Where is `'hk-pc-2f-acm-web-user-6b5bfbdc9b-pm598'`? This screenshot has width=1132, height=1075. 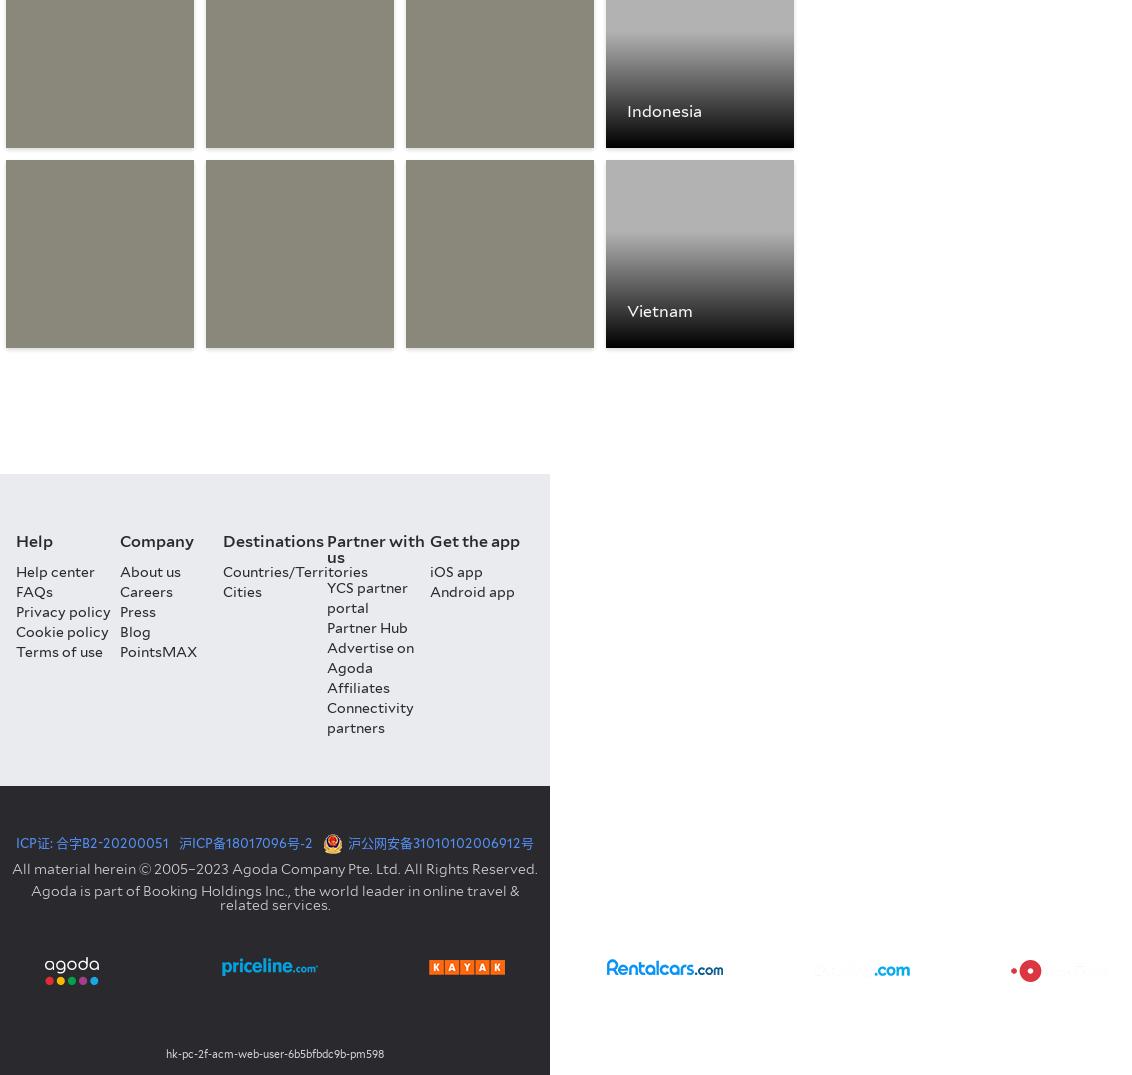 'hk-pc-2f-acm-web-user-6b5bfbdc9b-pm598' is located at coordinates (274, 1054).